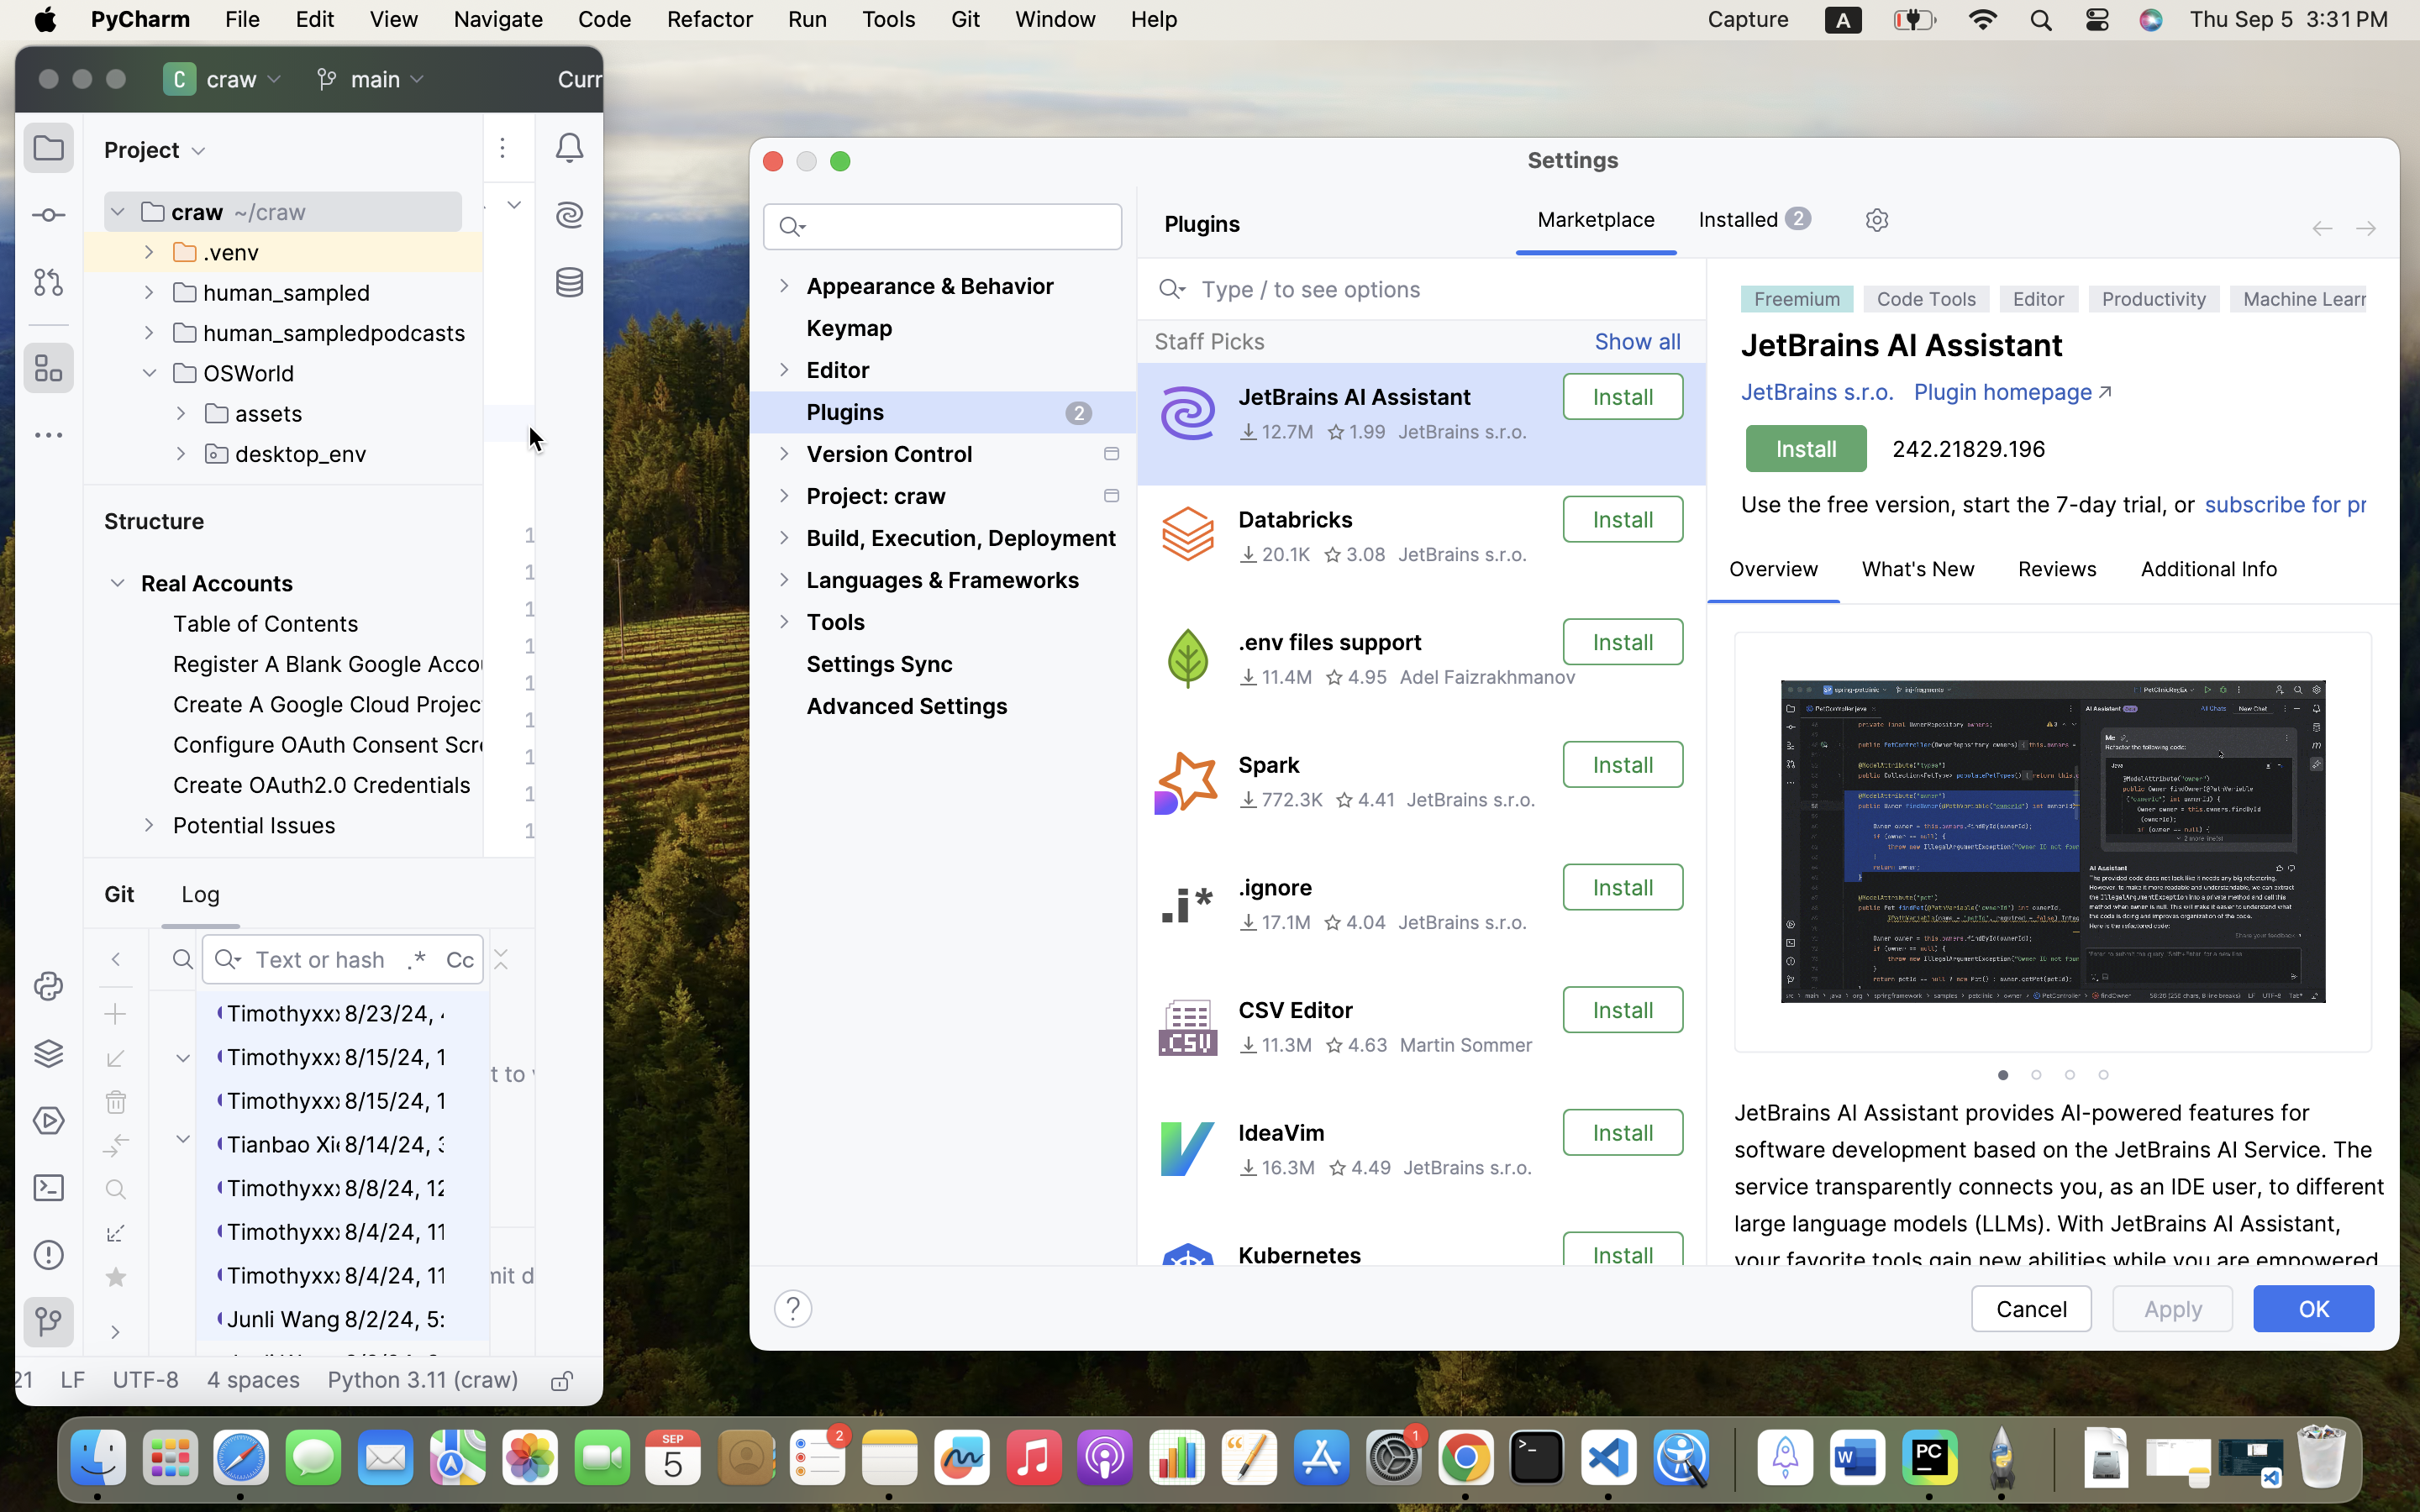 This screenshot has width=2420, height=1512. What do you see at coordinates (1274, 922) in the screenshot?
I see `'17.1M'` at bounding box center [1274, 922].